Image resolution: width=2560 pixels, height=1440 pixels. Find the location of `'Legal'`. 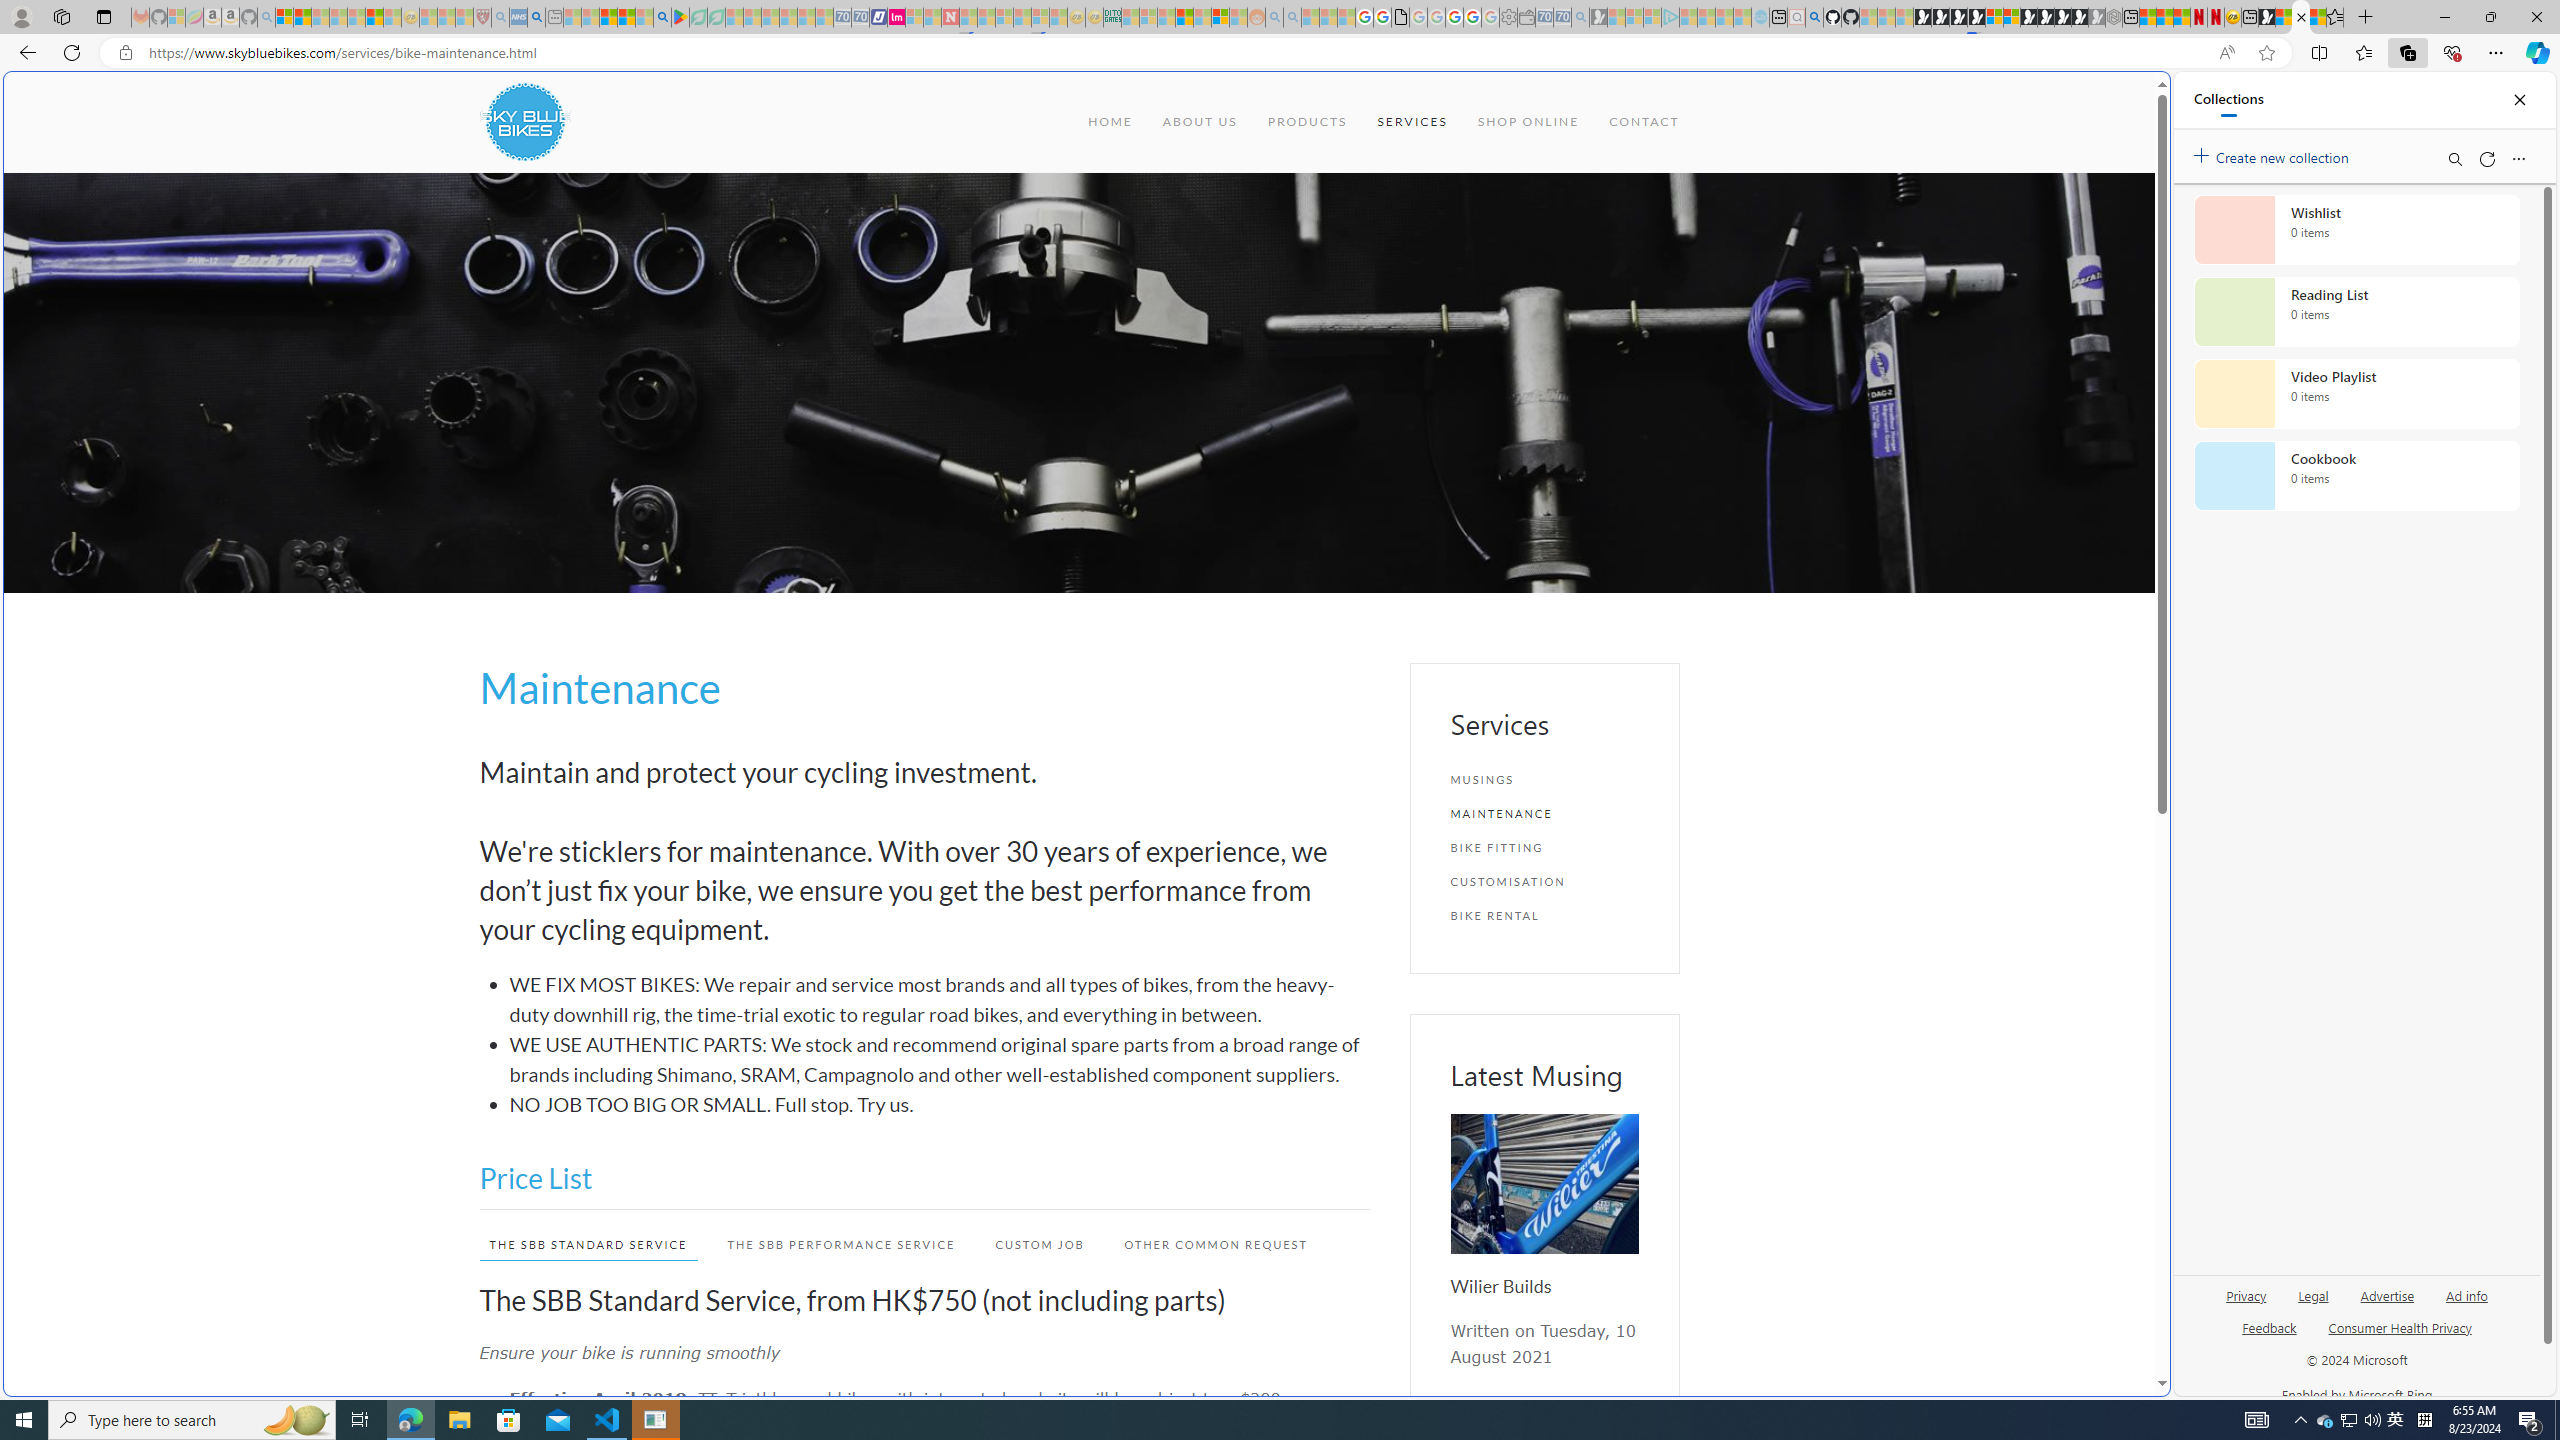

'Legal' is located at coordinates (2314, 1294).